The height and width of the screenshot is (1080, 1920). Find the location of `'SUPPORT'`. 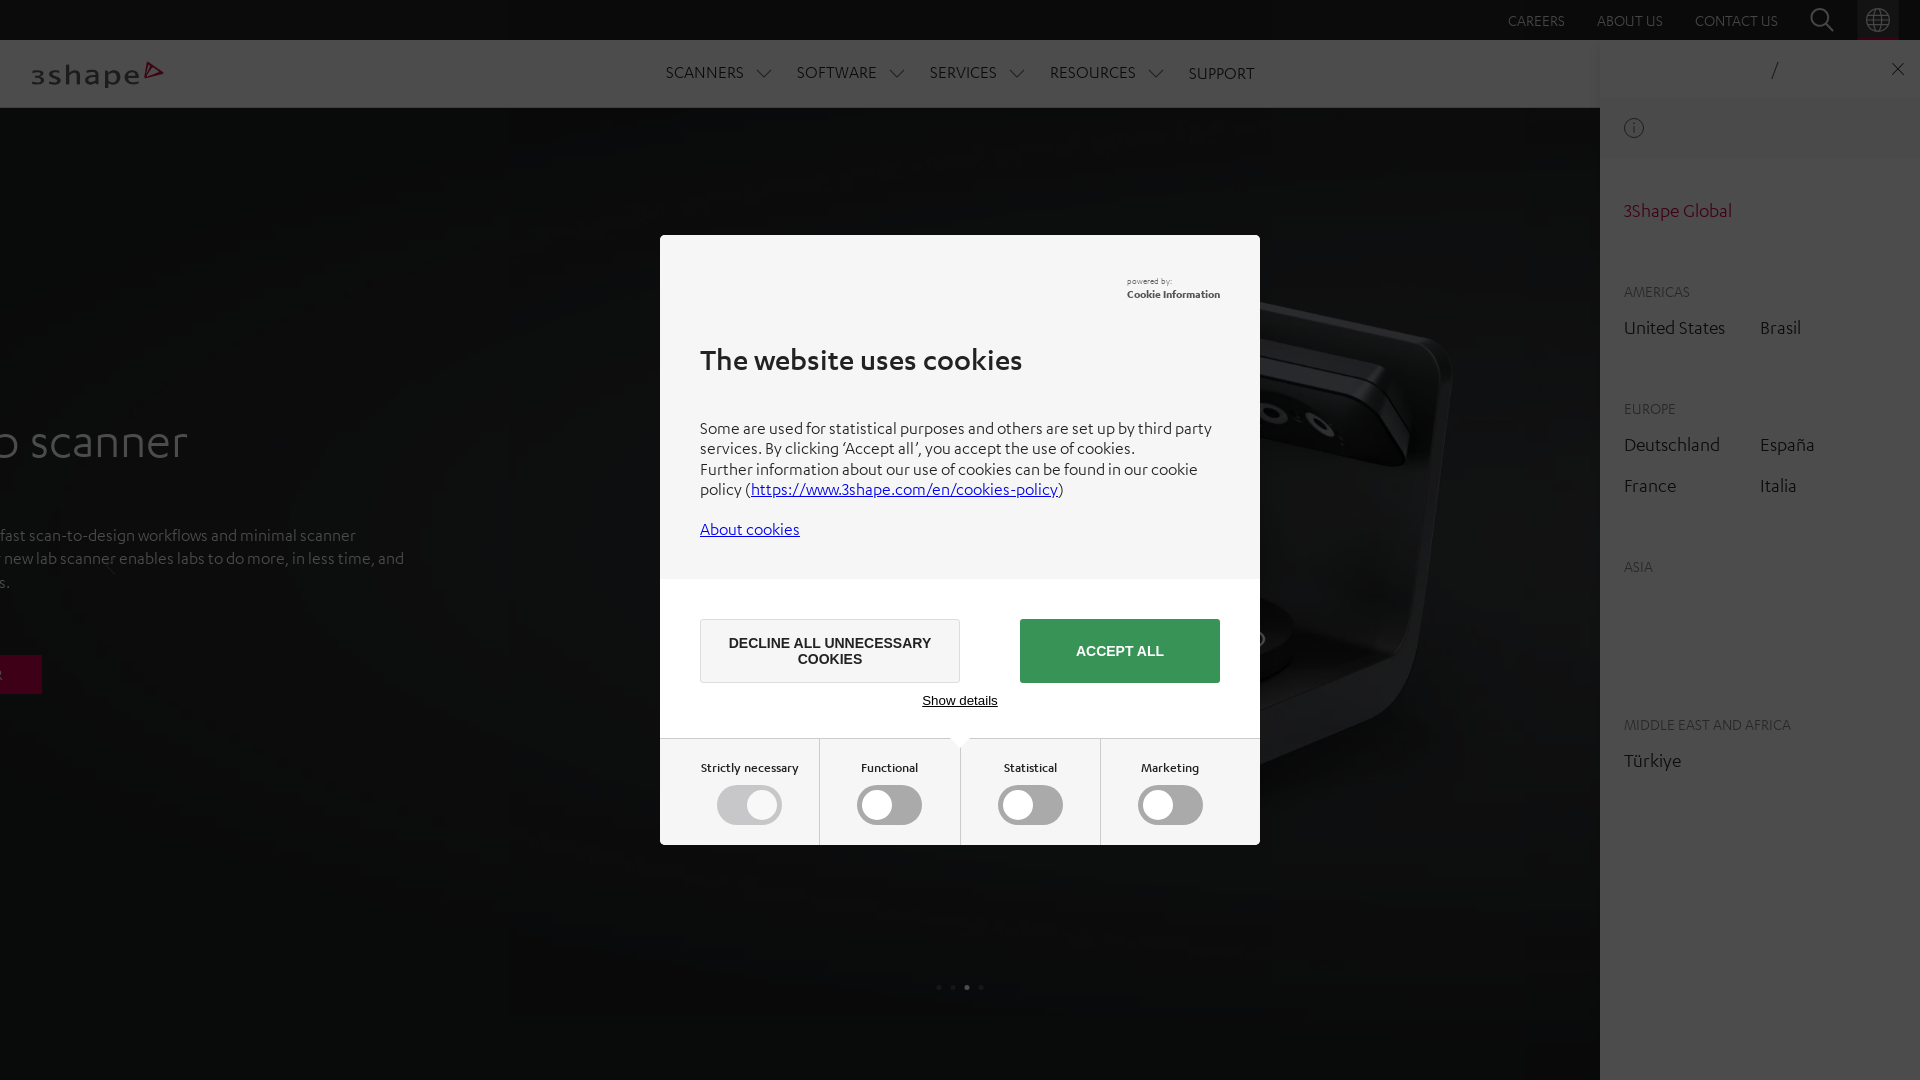

'SUPPORT' is located at coordinates (1219, 72).